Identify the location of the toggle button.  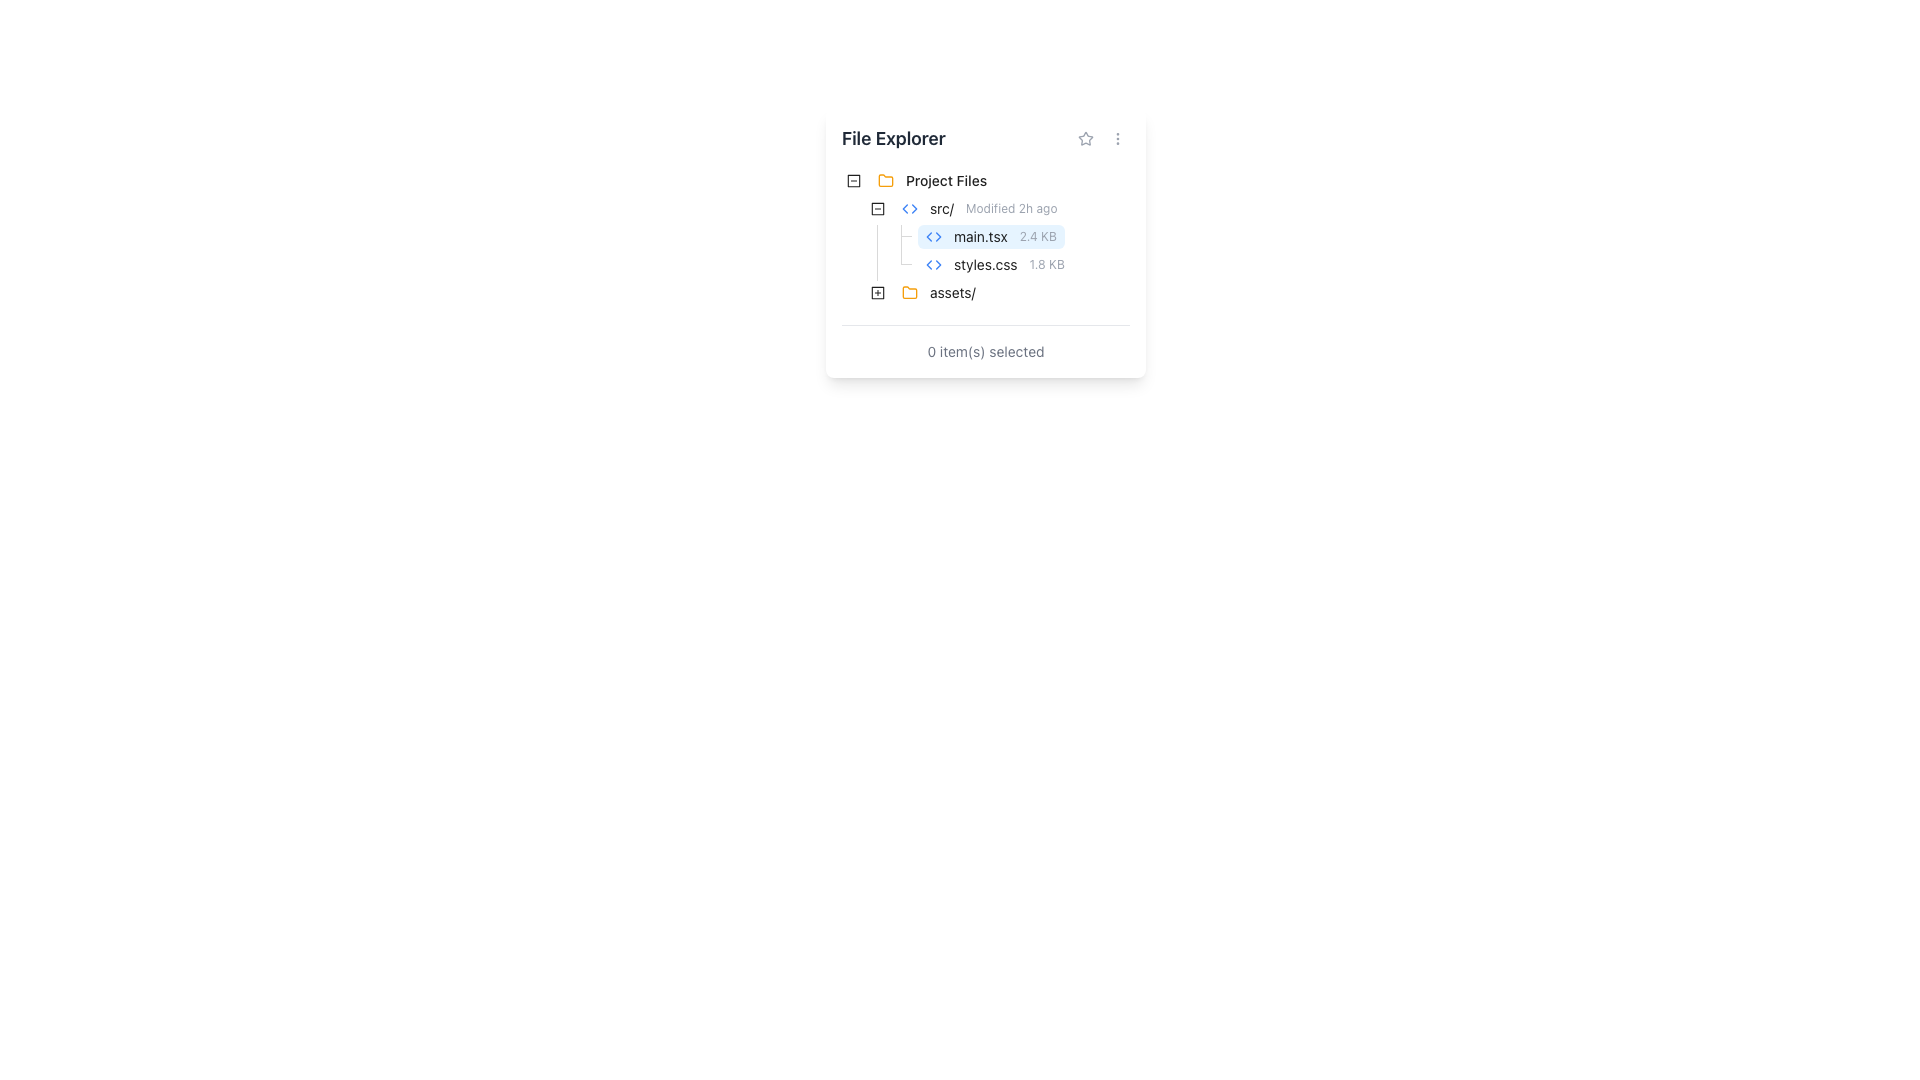
(878, 208).